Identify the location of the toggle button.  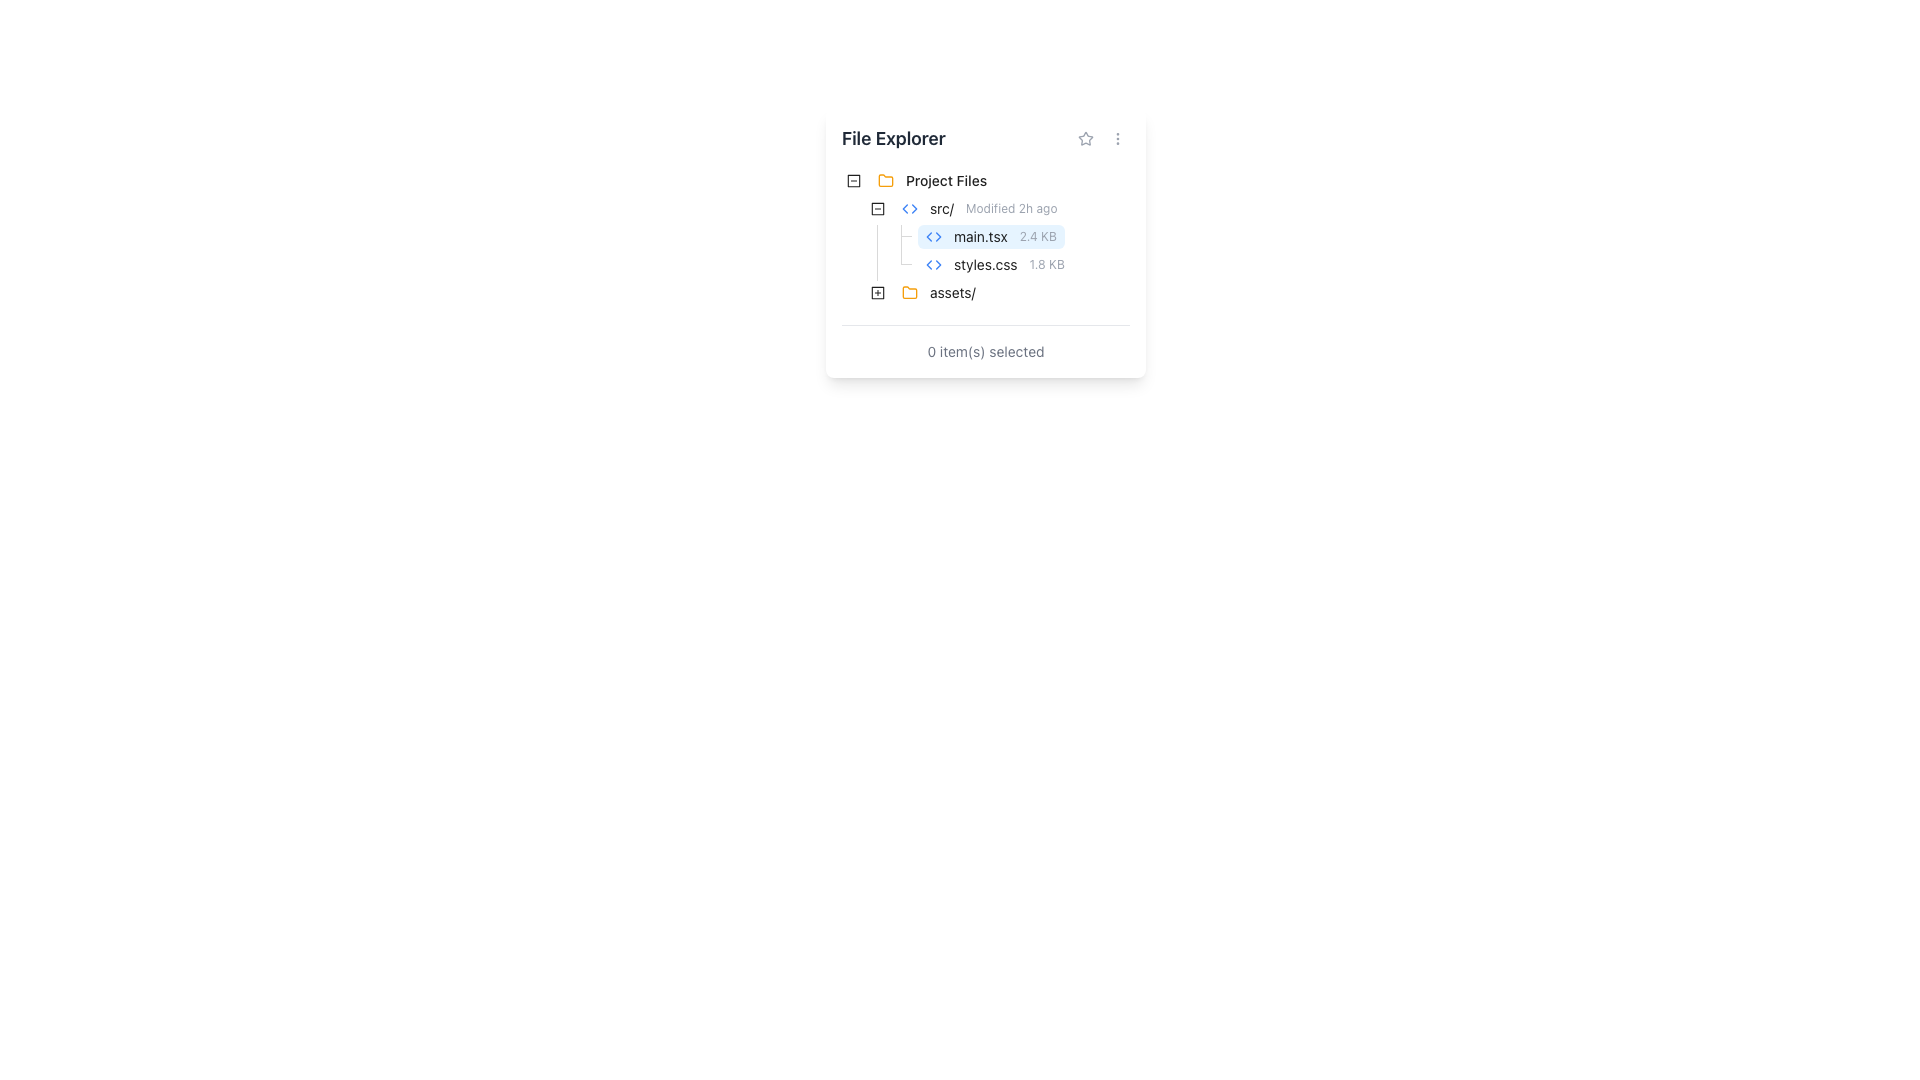
(878, 208).